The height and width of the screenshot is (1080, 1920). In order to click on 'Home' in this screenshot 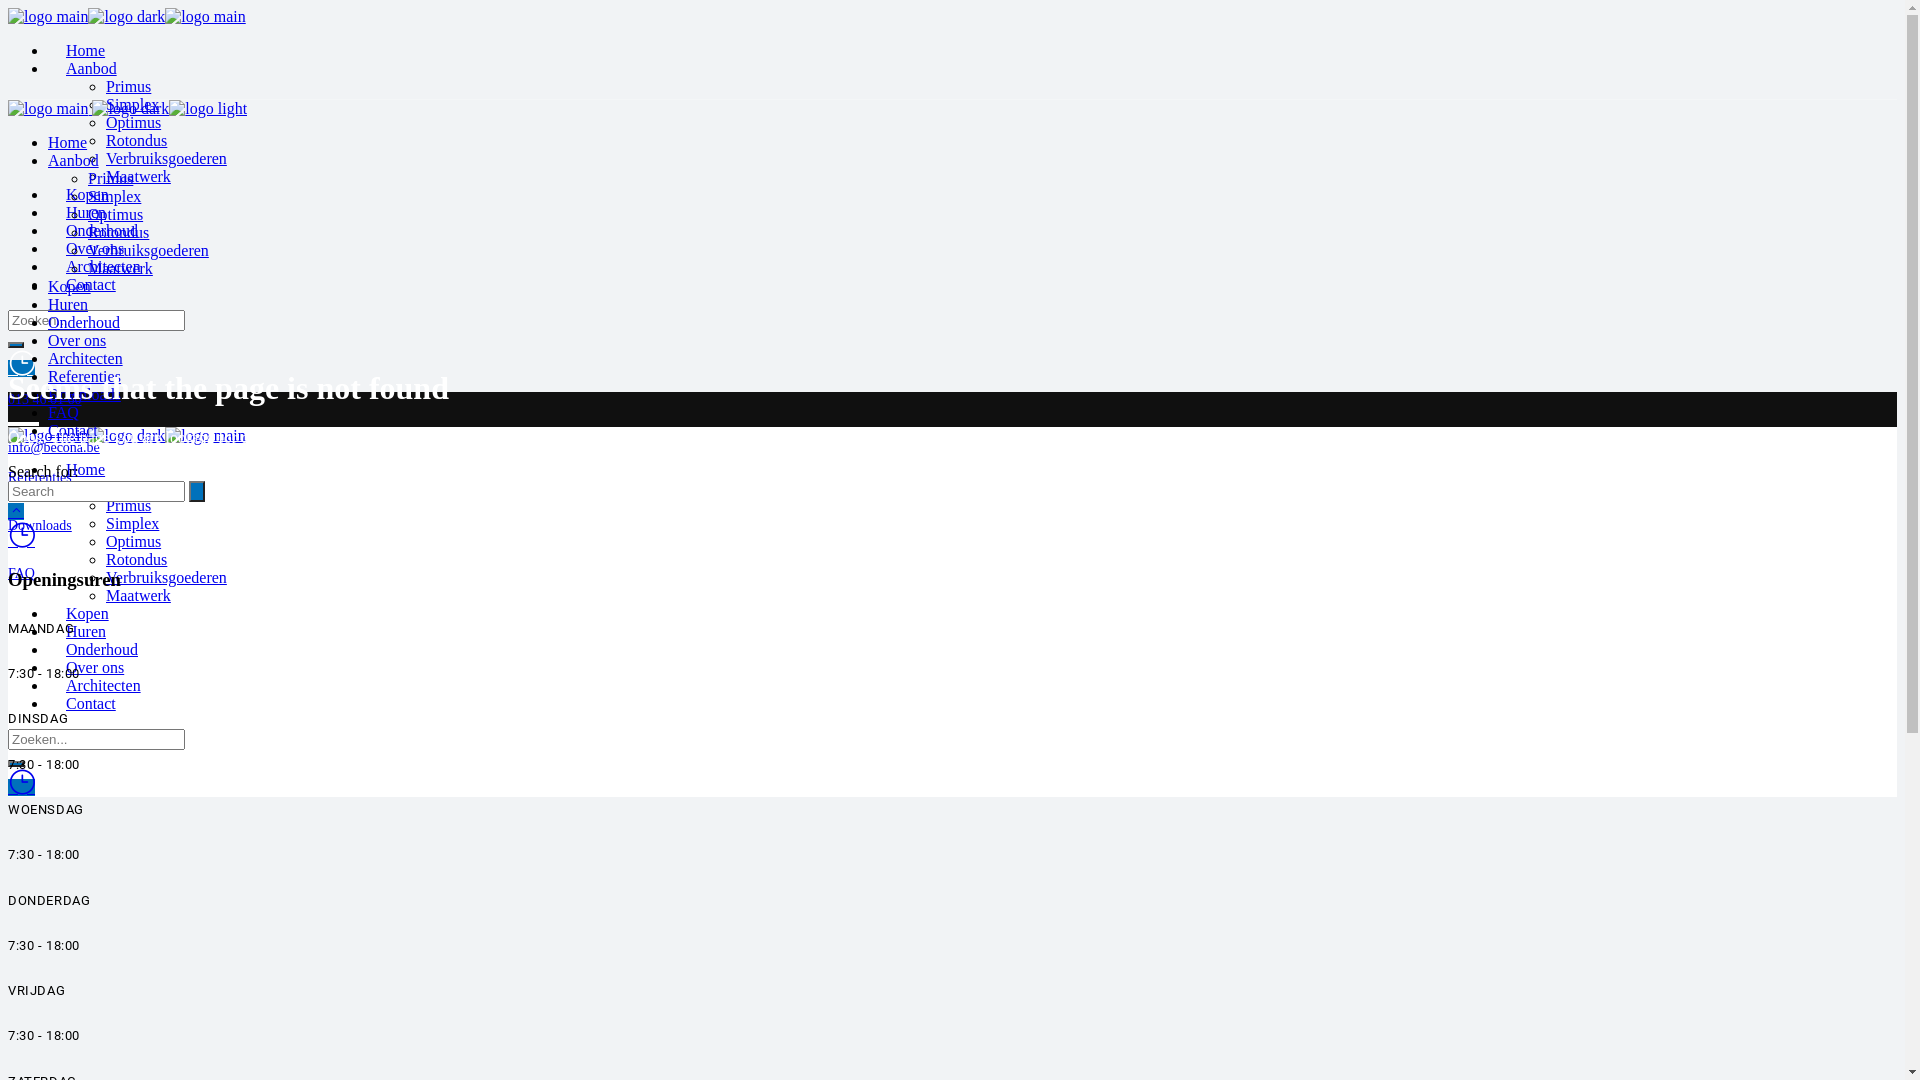, I will do `click(66, 49)`.